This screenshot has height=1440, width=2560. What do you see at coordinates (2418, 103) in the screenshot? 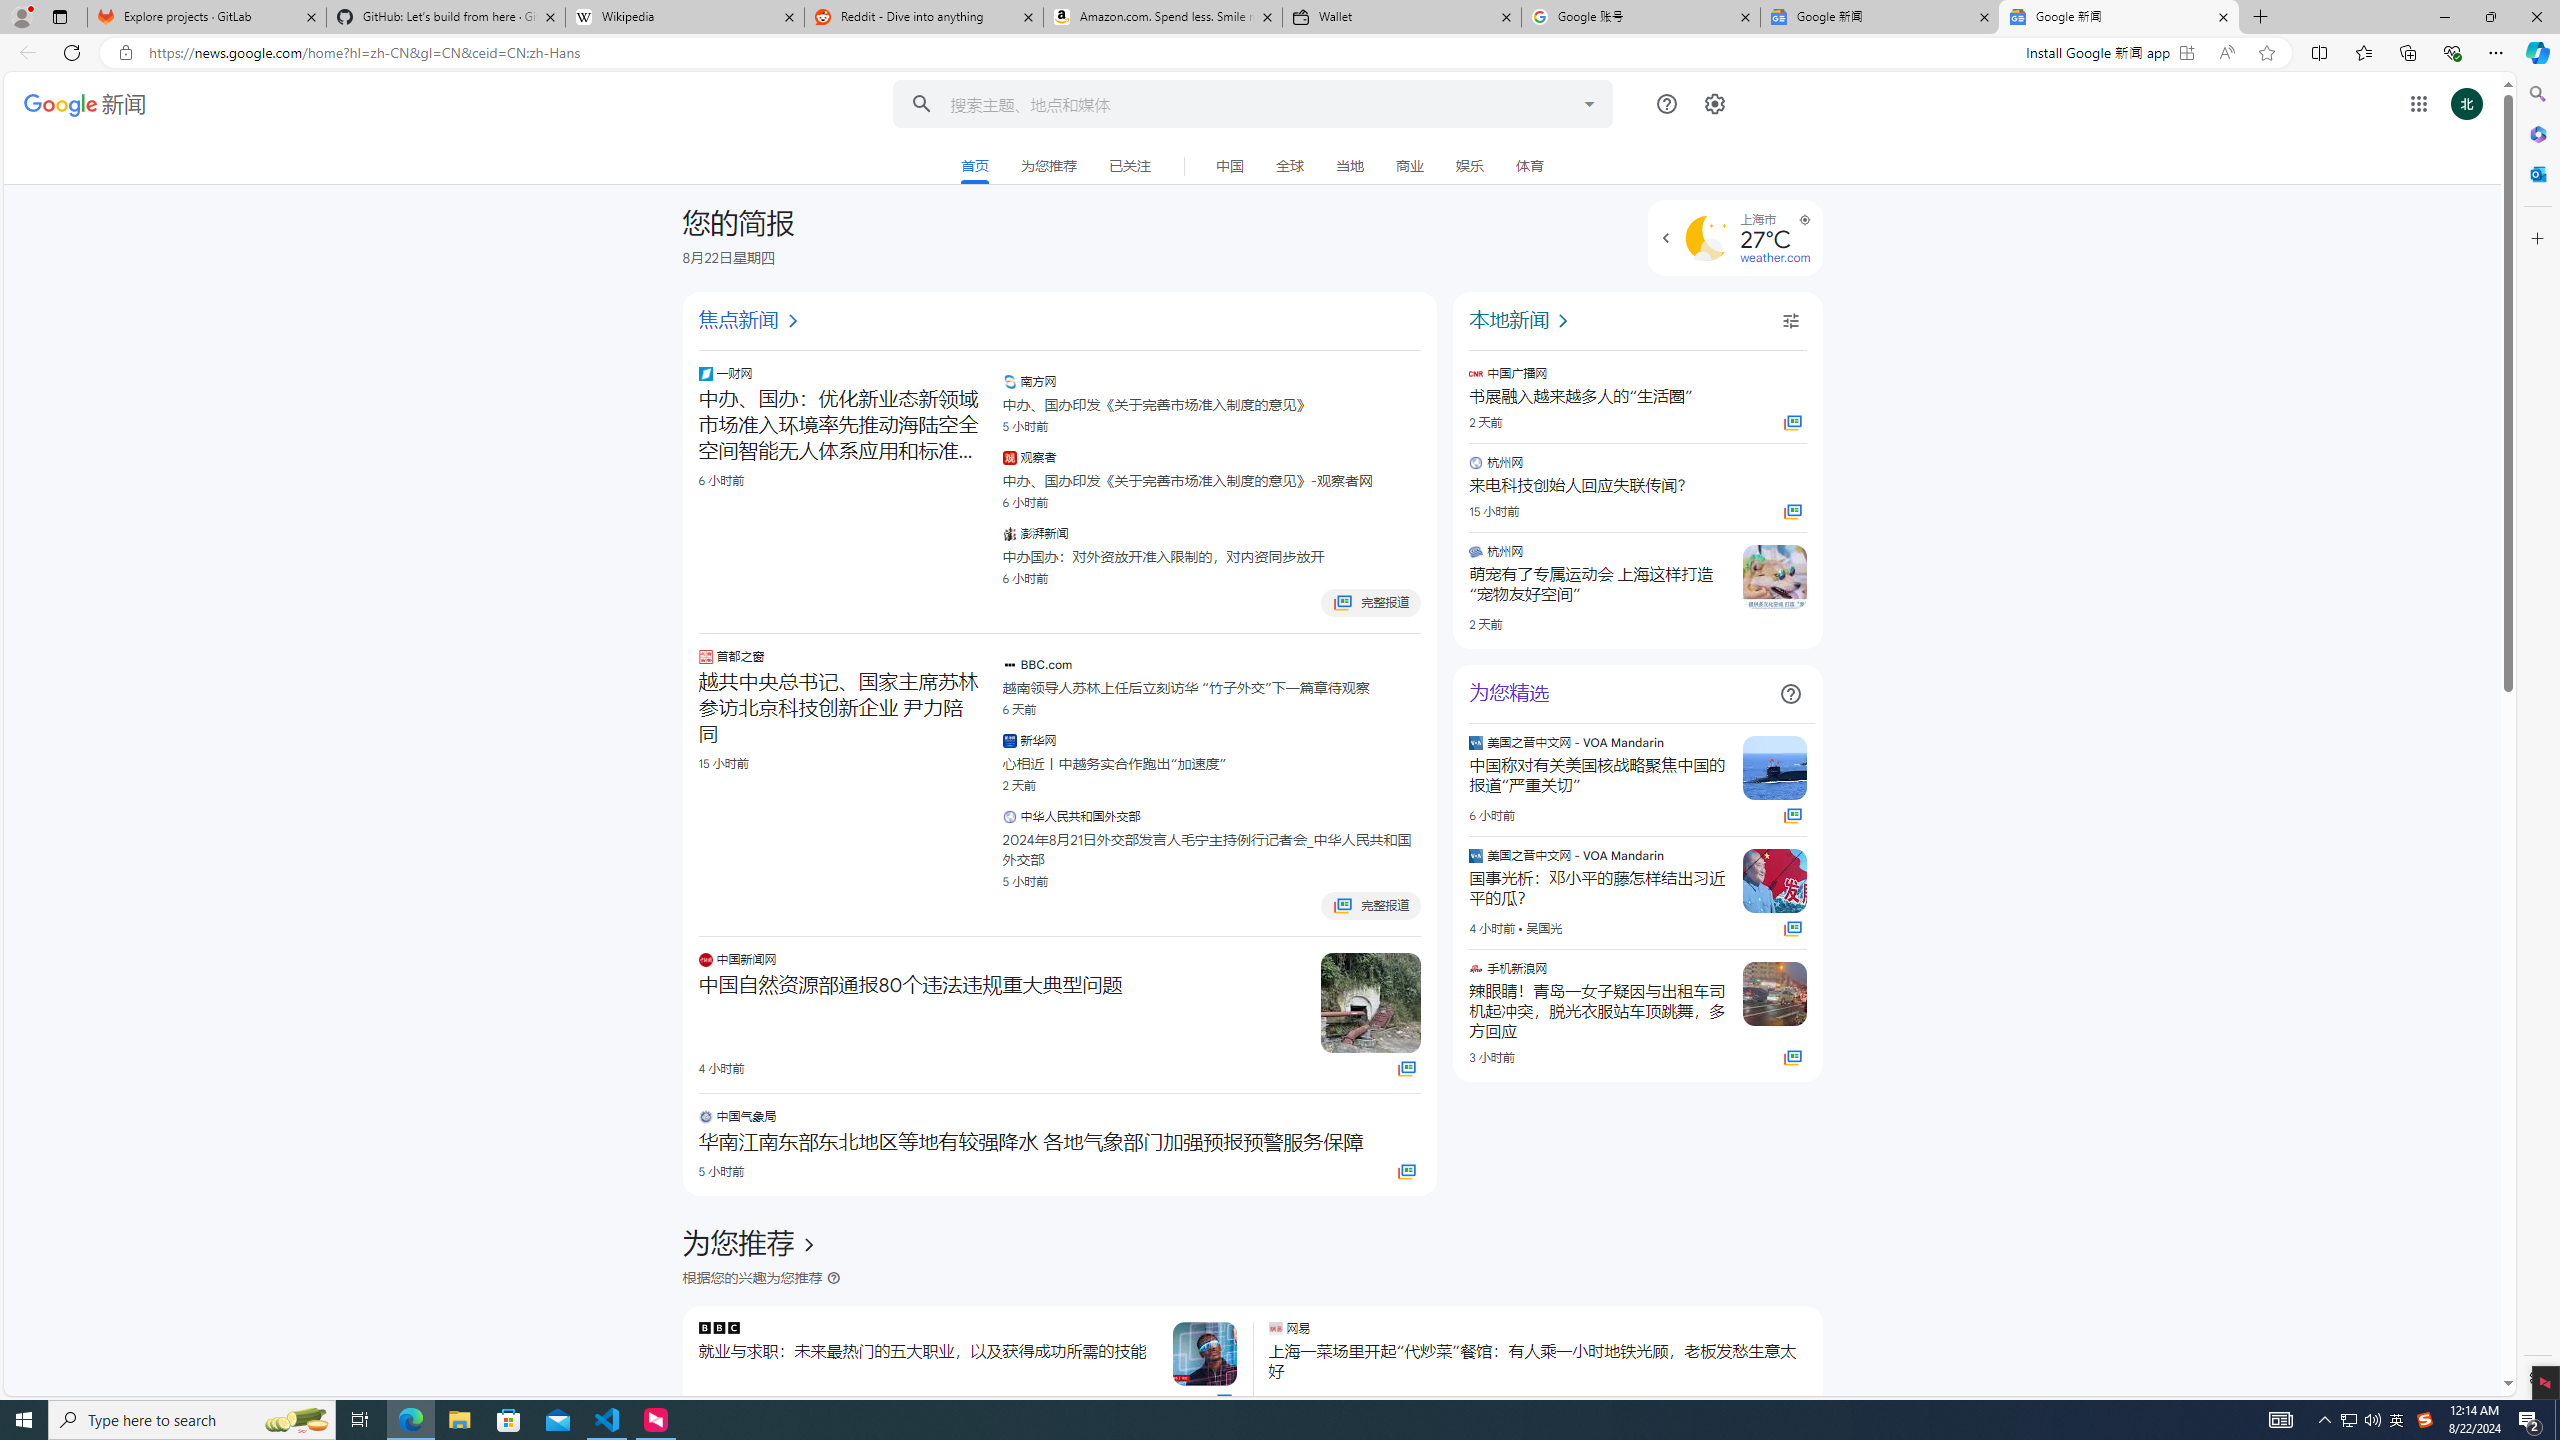
I see `'Class: gb_E'` at bounding box center [2418, 103].